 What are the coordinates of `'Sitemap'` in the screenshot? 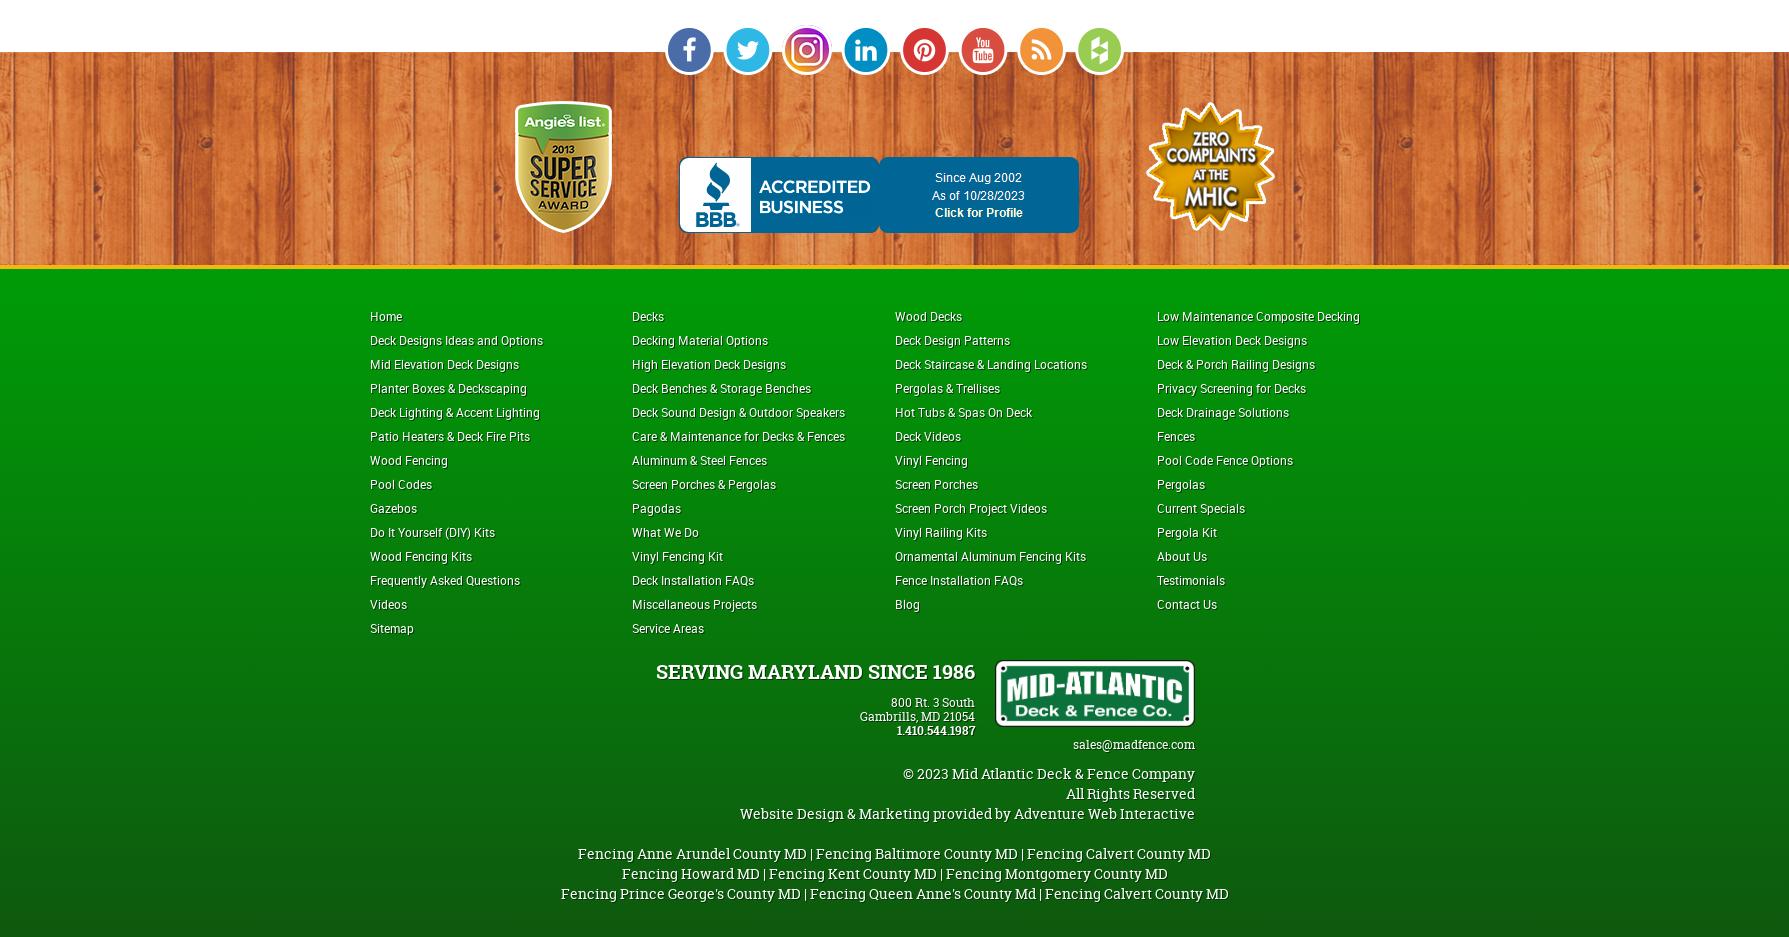 It's located at (368, 627).